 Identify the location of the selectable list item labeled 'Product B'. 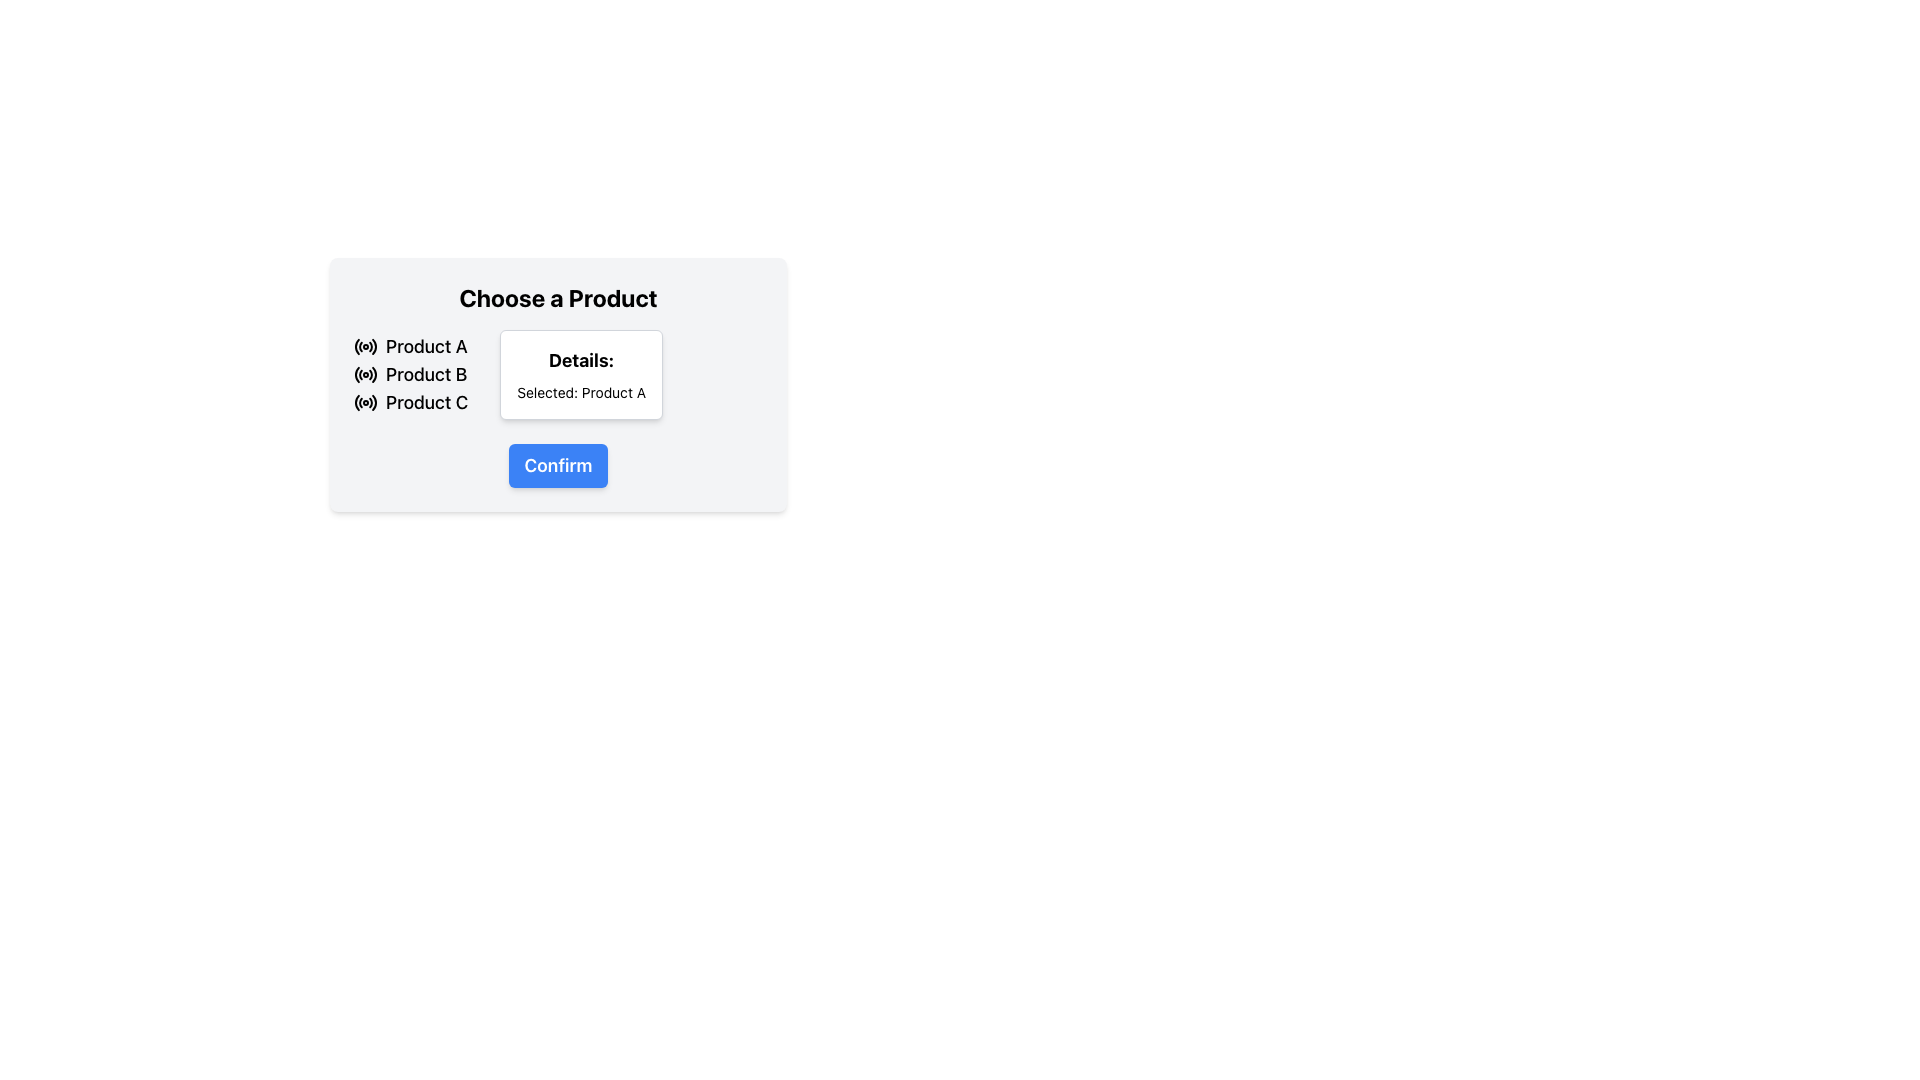
(409, 374).